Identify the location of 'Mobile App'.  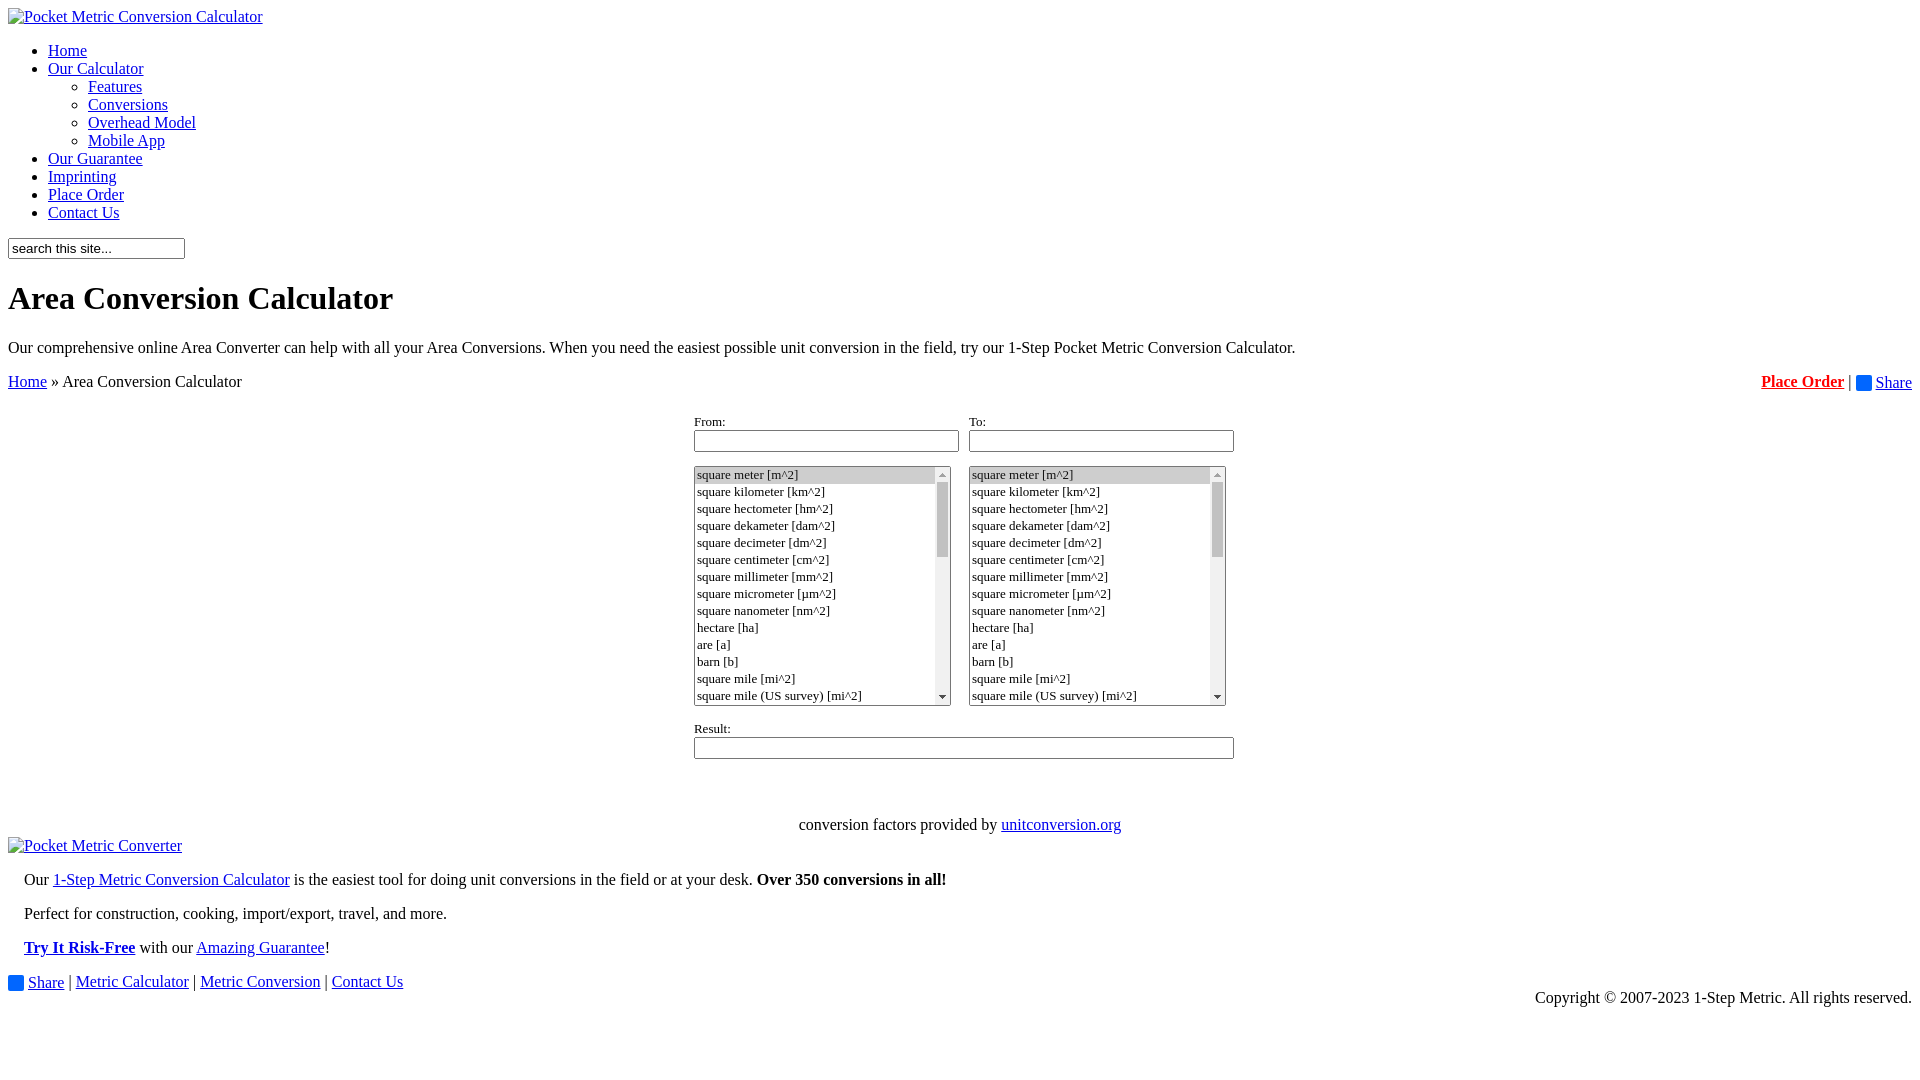
(125, 139).